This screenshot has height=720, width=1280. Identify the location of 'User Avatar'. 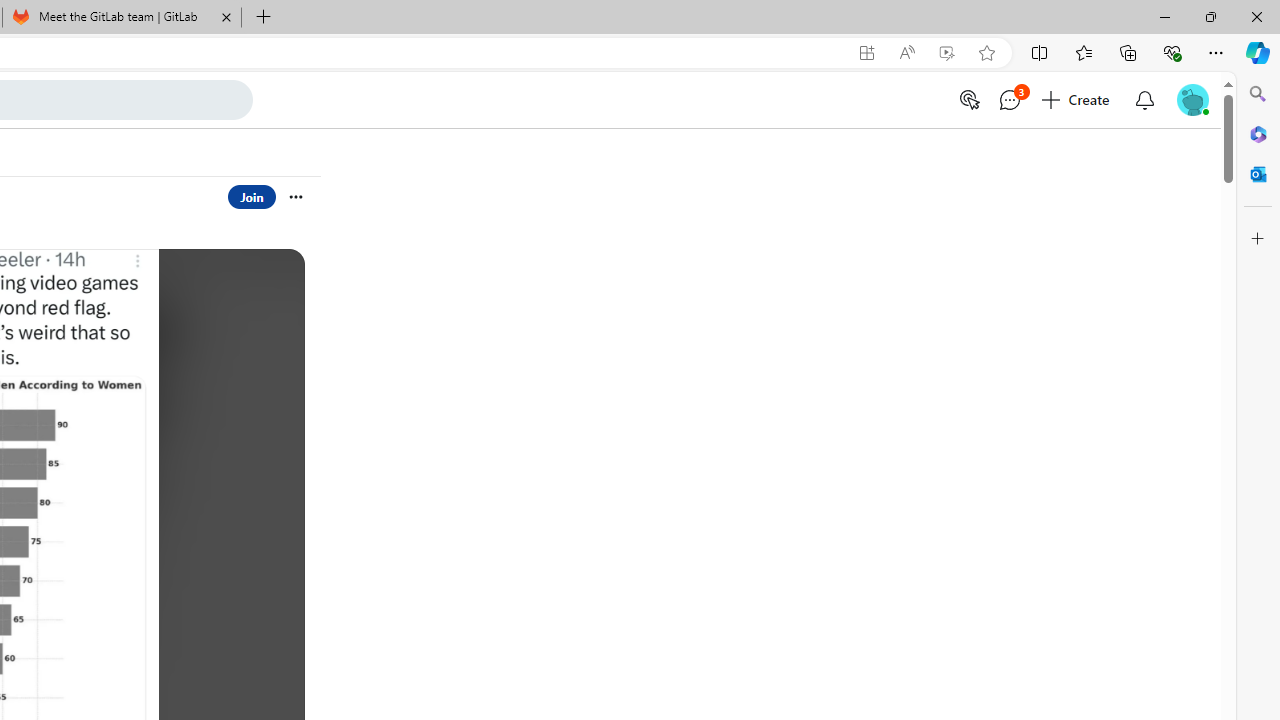
(1192, 99).